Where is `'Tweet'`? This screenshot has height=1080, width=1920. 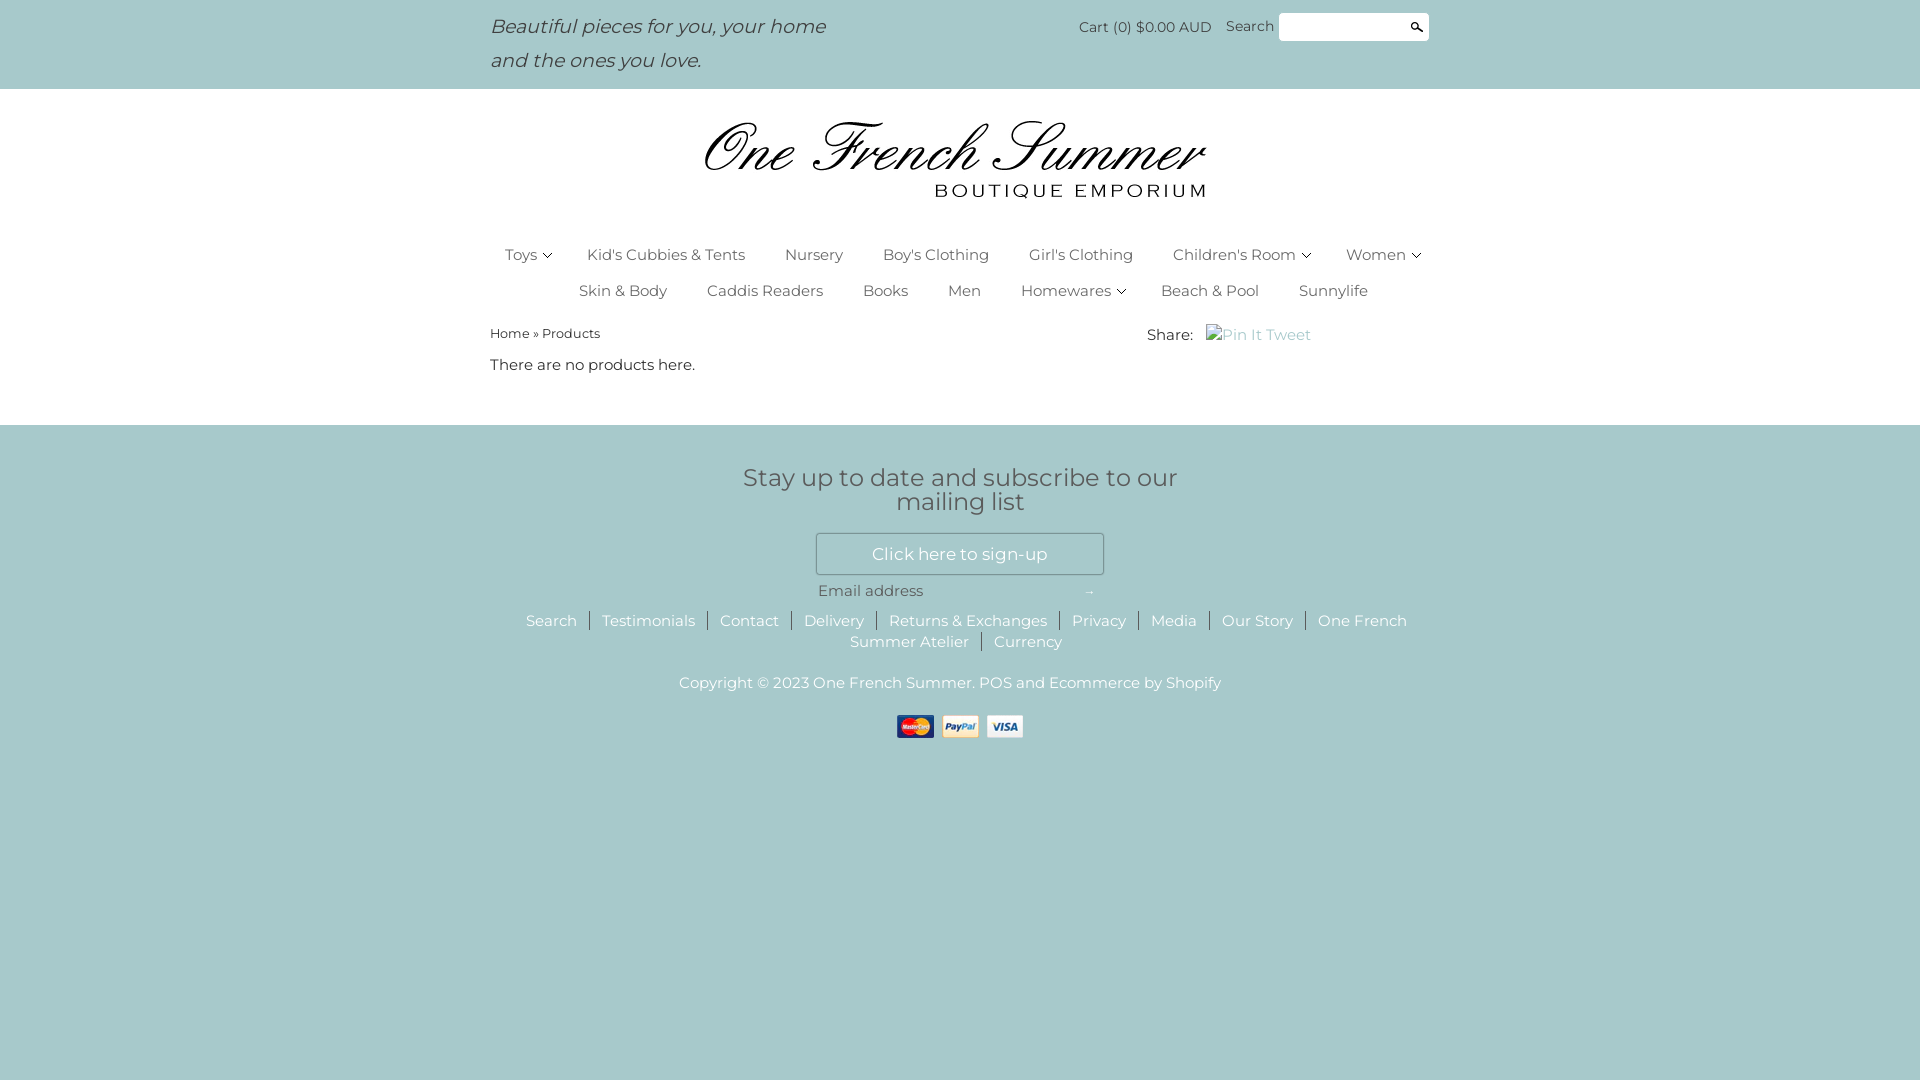 'Tweet' is located at coordinates (1288, 333).